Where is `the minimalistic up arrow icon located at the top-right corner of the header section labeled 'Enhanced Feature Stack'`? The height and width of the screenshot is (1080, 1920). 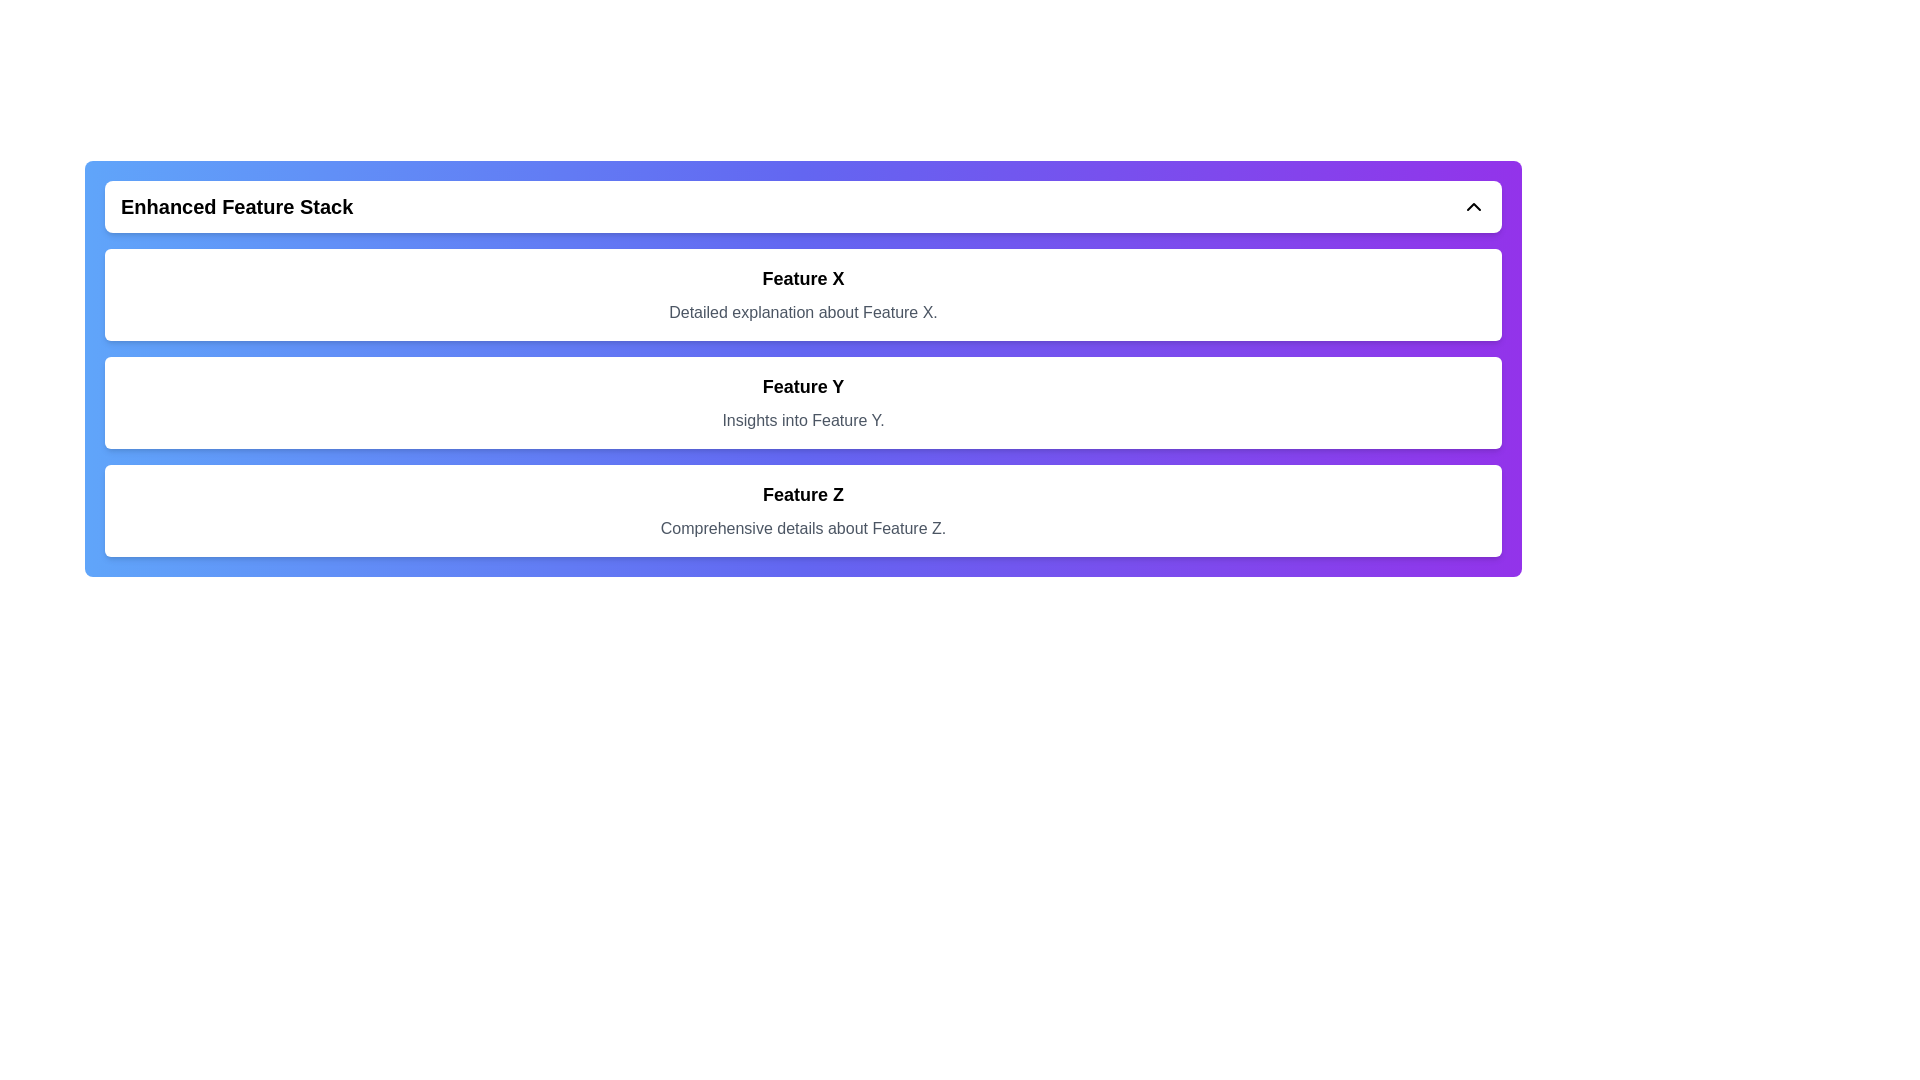 the minimalistic up arrow icon located at the top-right corner of the header section labeled 'Enhanced Feature Stack' is located at coordinates (1473, 207).